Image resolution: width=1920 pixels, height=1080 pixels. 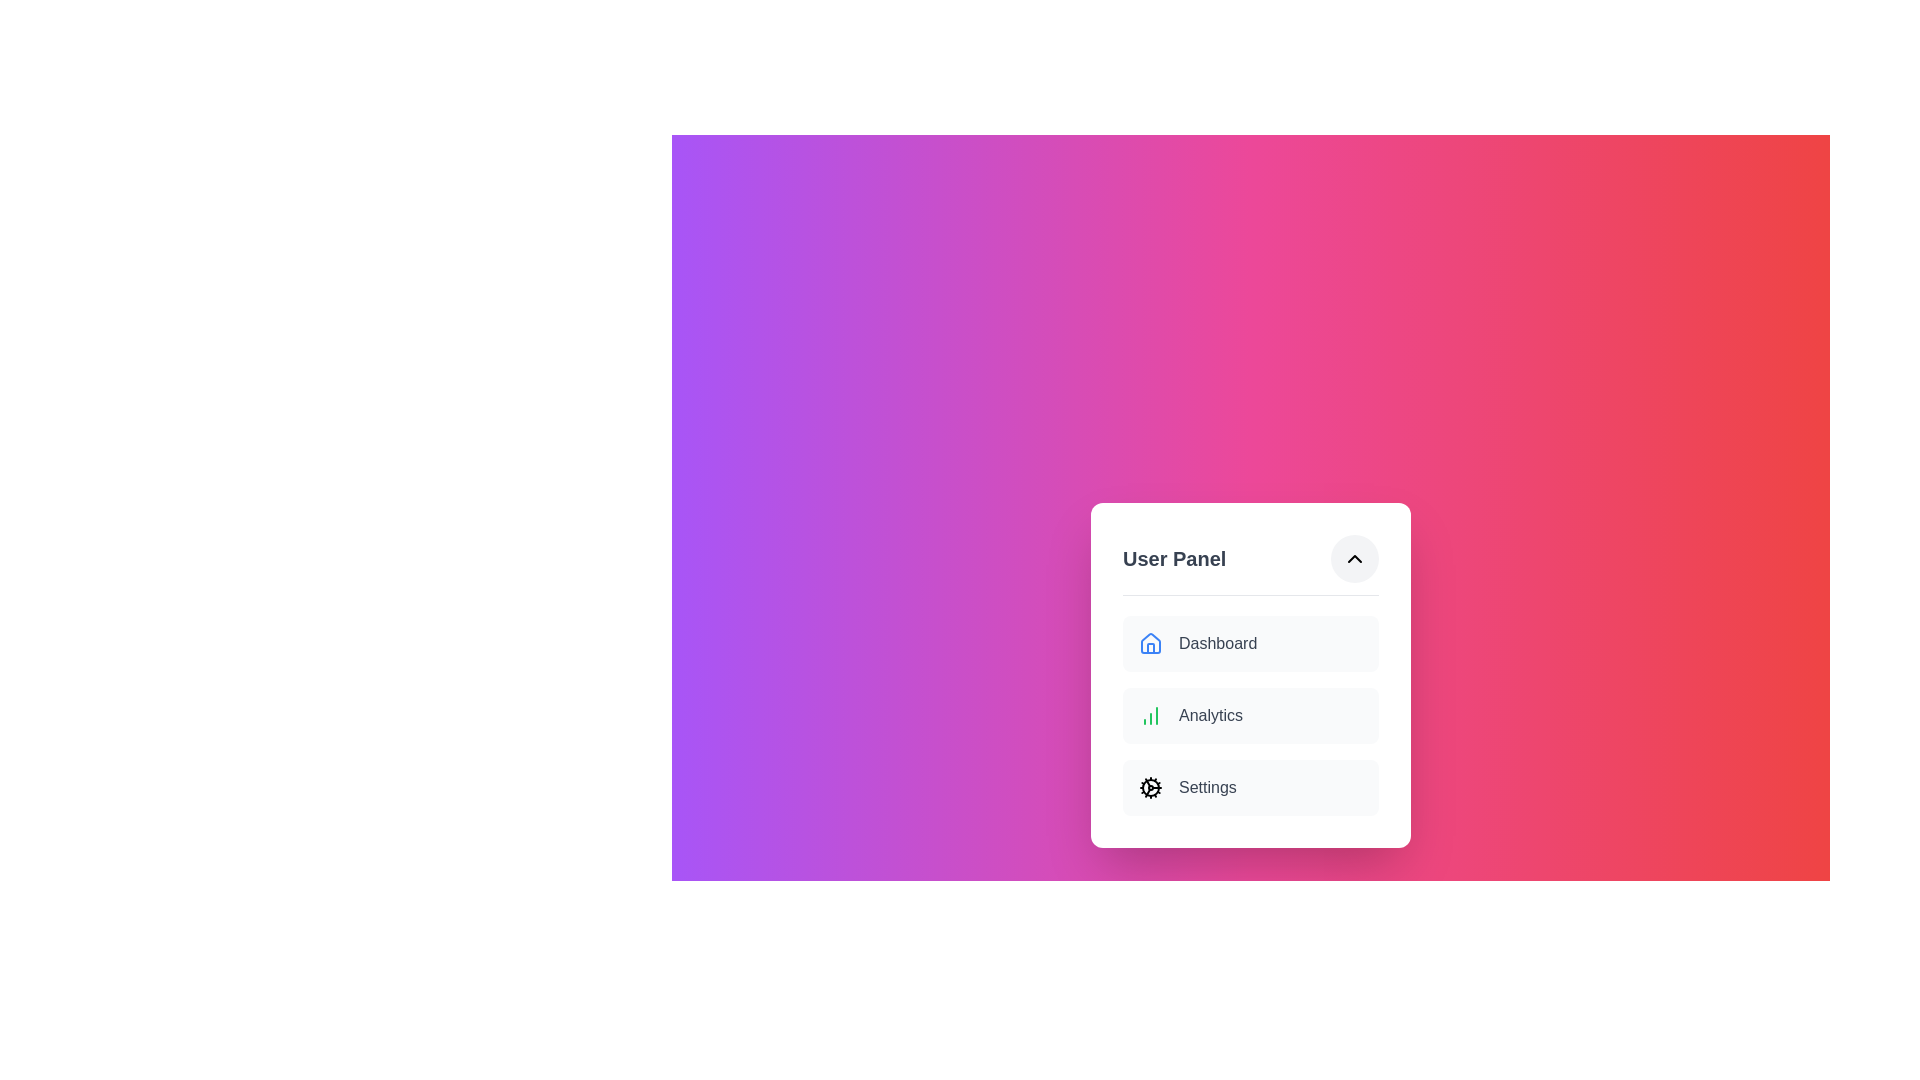 I want to click on the menu item Analytics from the menu, so click(x=1250, y=714).